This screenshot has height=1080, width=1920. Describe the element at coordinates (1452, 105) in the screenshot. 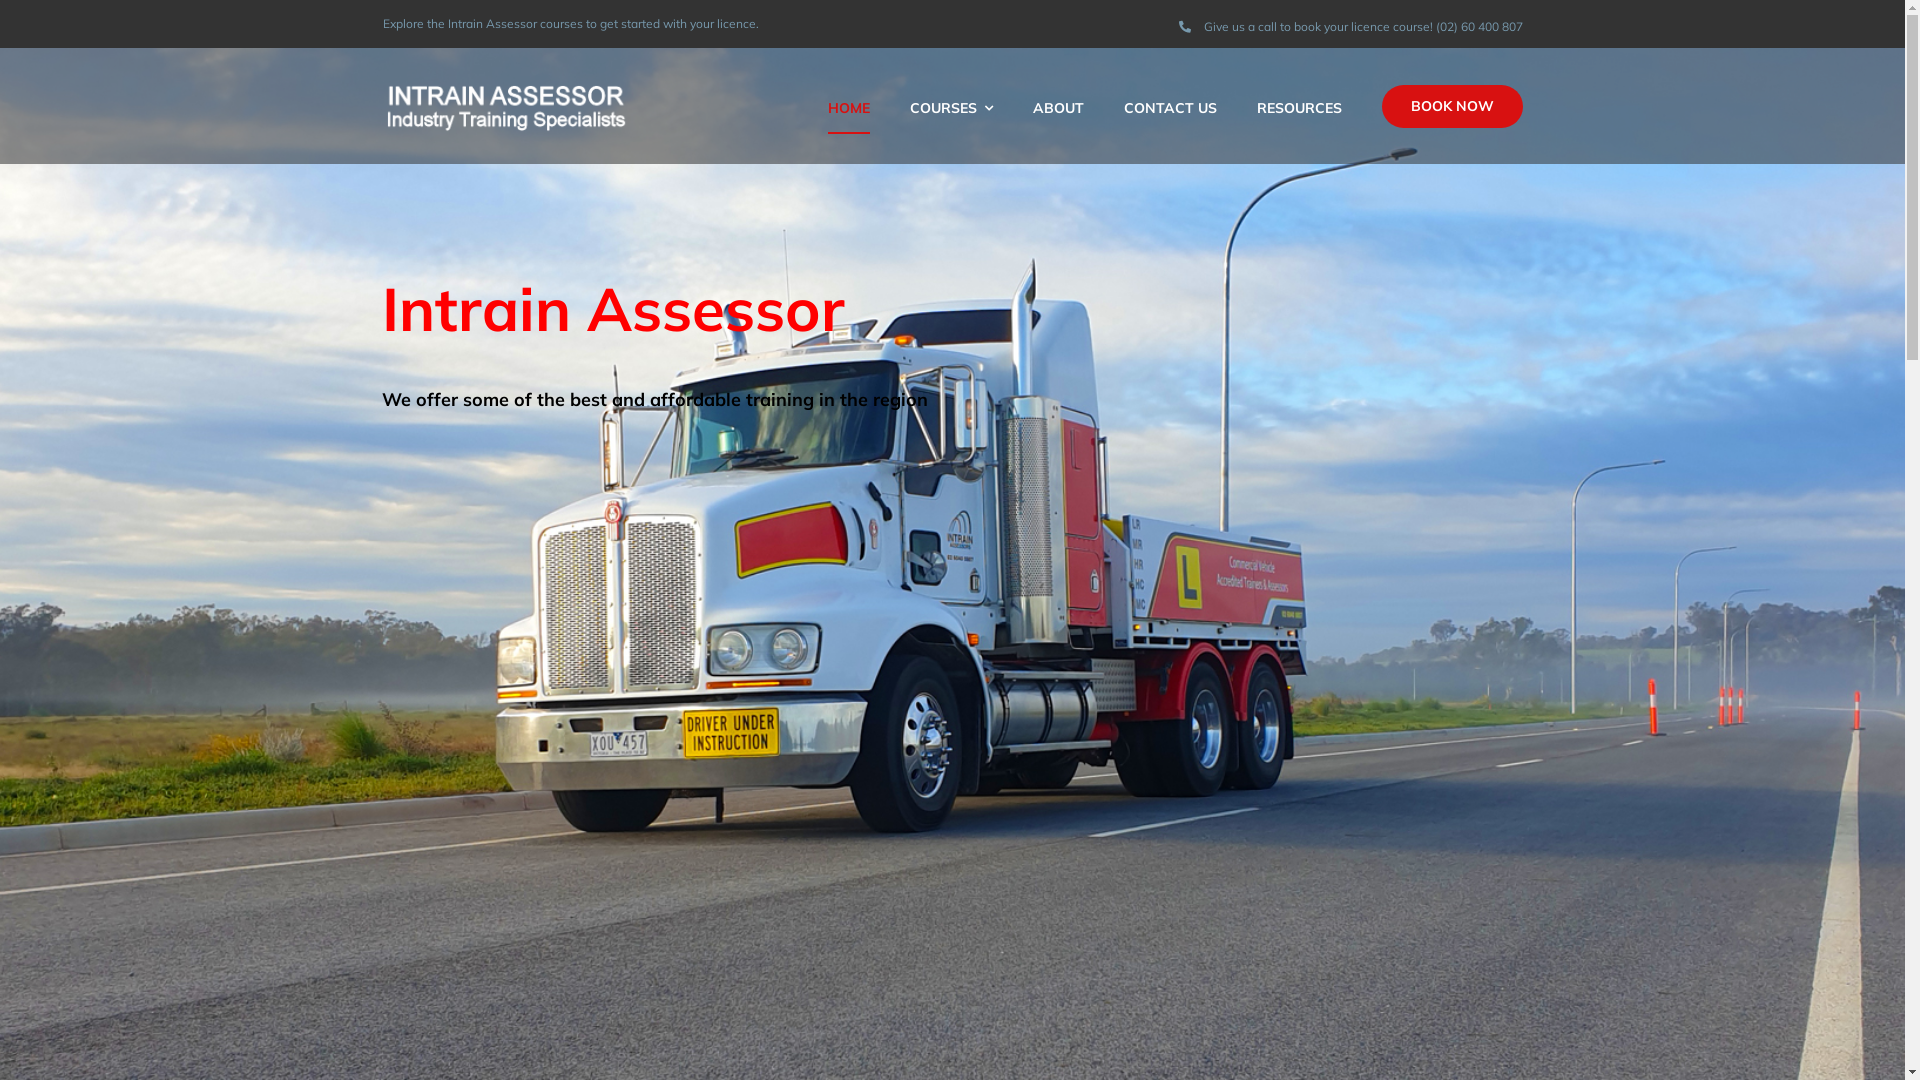

I see `'BOOK NOW'` at that location.